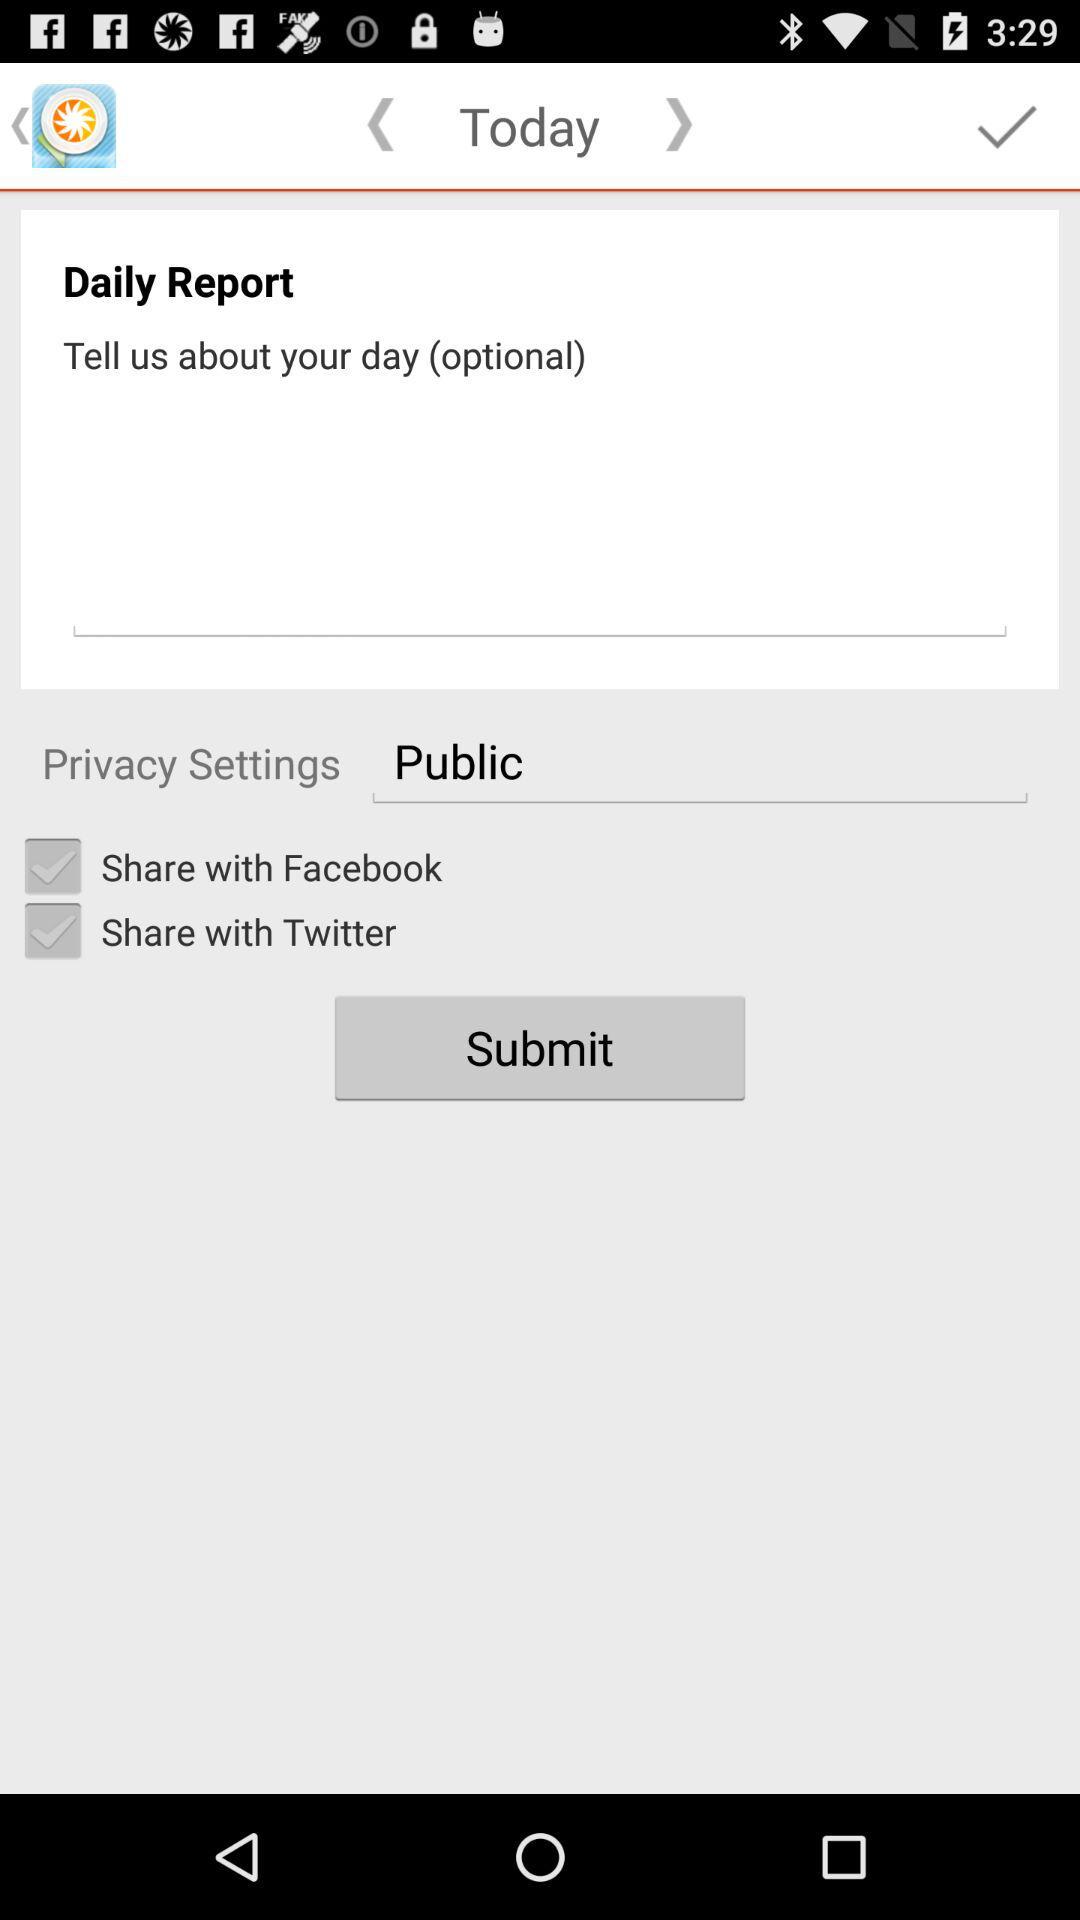  I want to click on check to share with facebook, so click(52, 867).